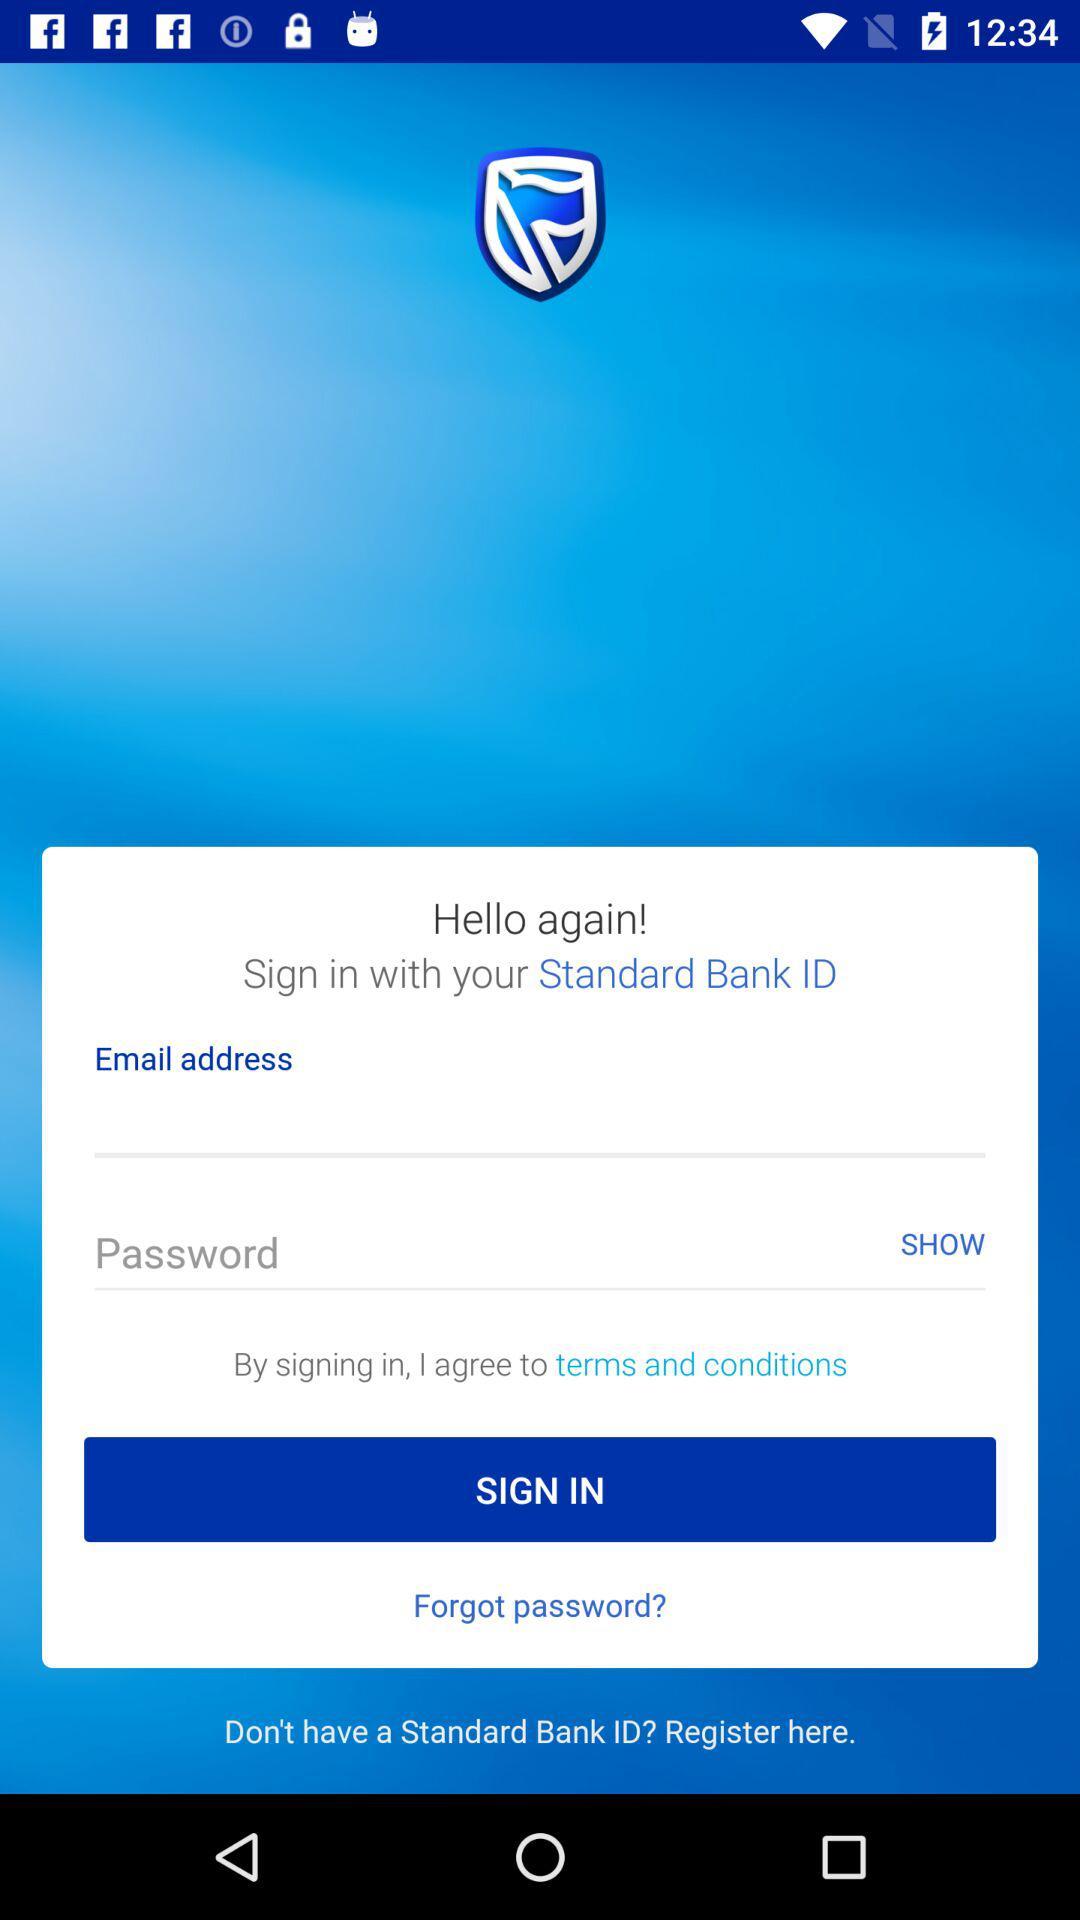 This screenshot has width=1080, height=1920. I want to click on emailaddress, so click(540, 1122).